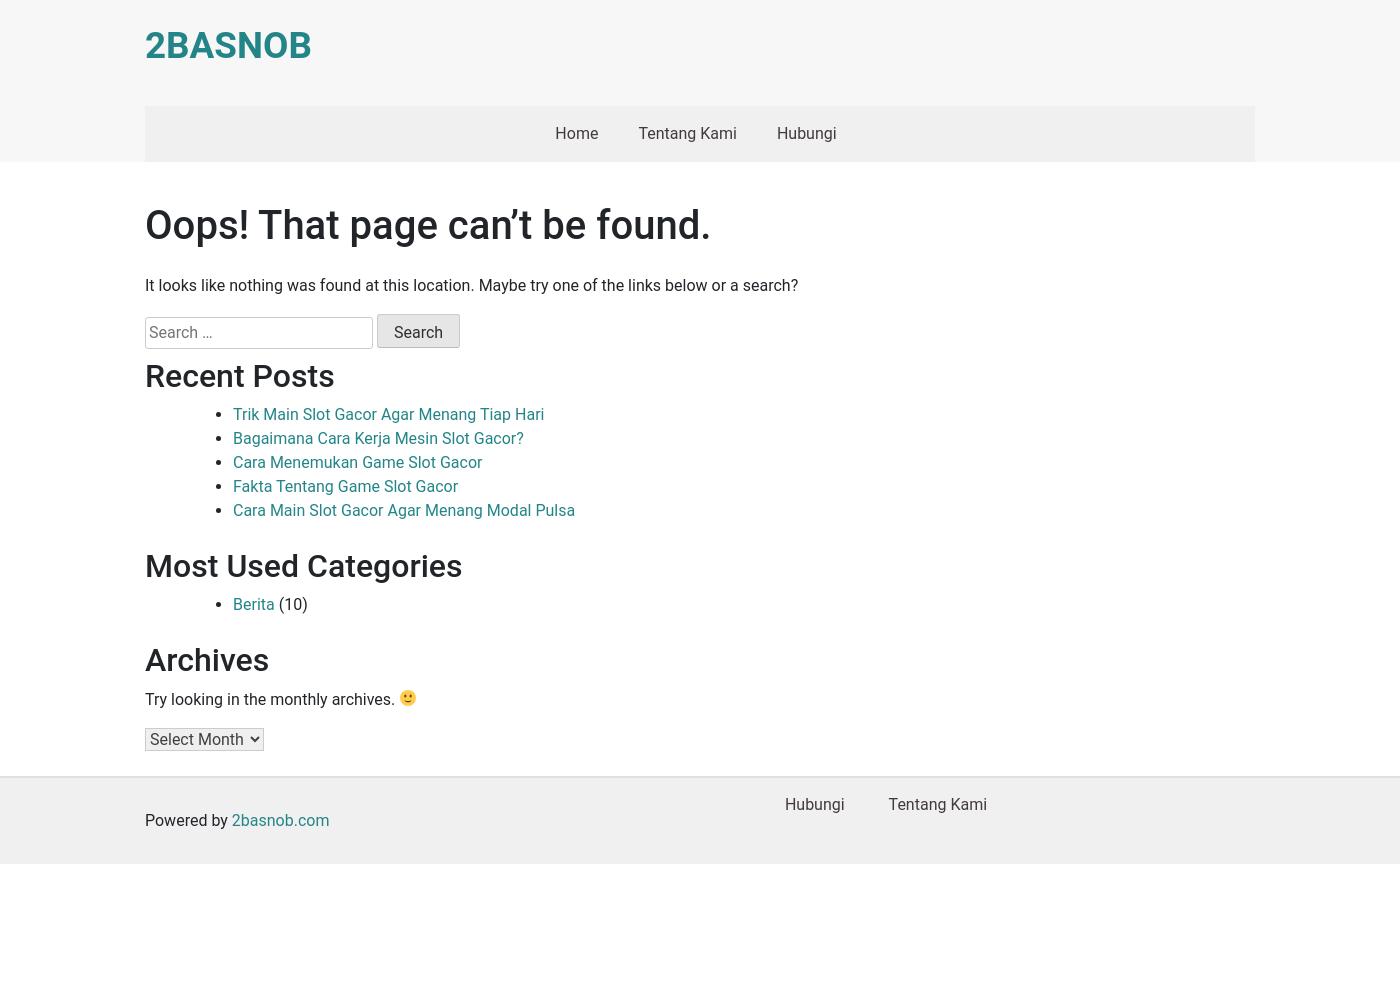 This screenshot has width=1400, height=1000. I want to click on 'Cara Menemukan Game Slot Gacor', so click(357, 460).